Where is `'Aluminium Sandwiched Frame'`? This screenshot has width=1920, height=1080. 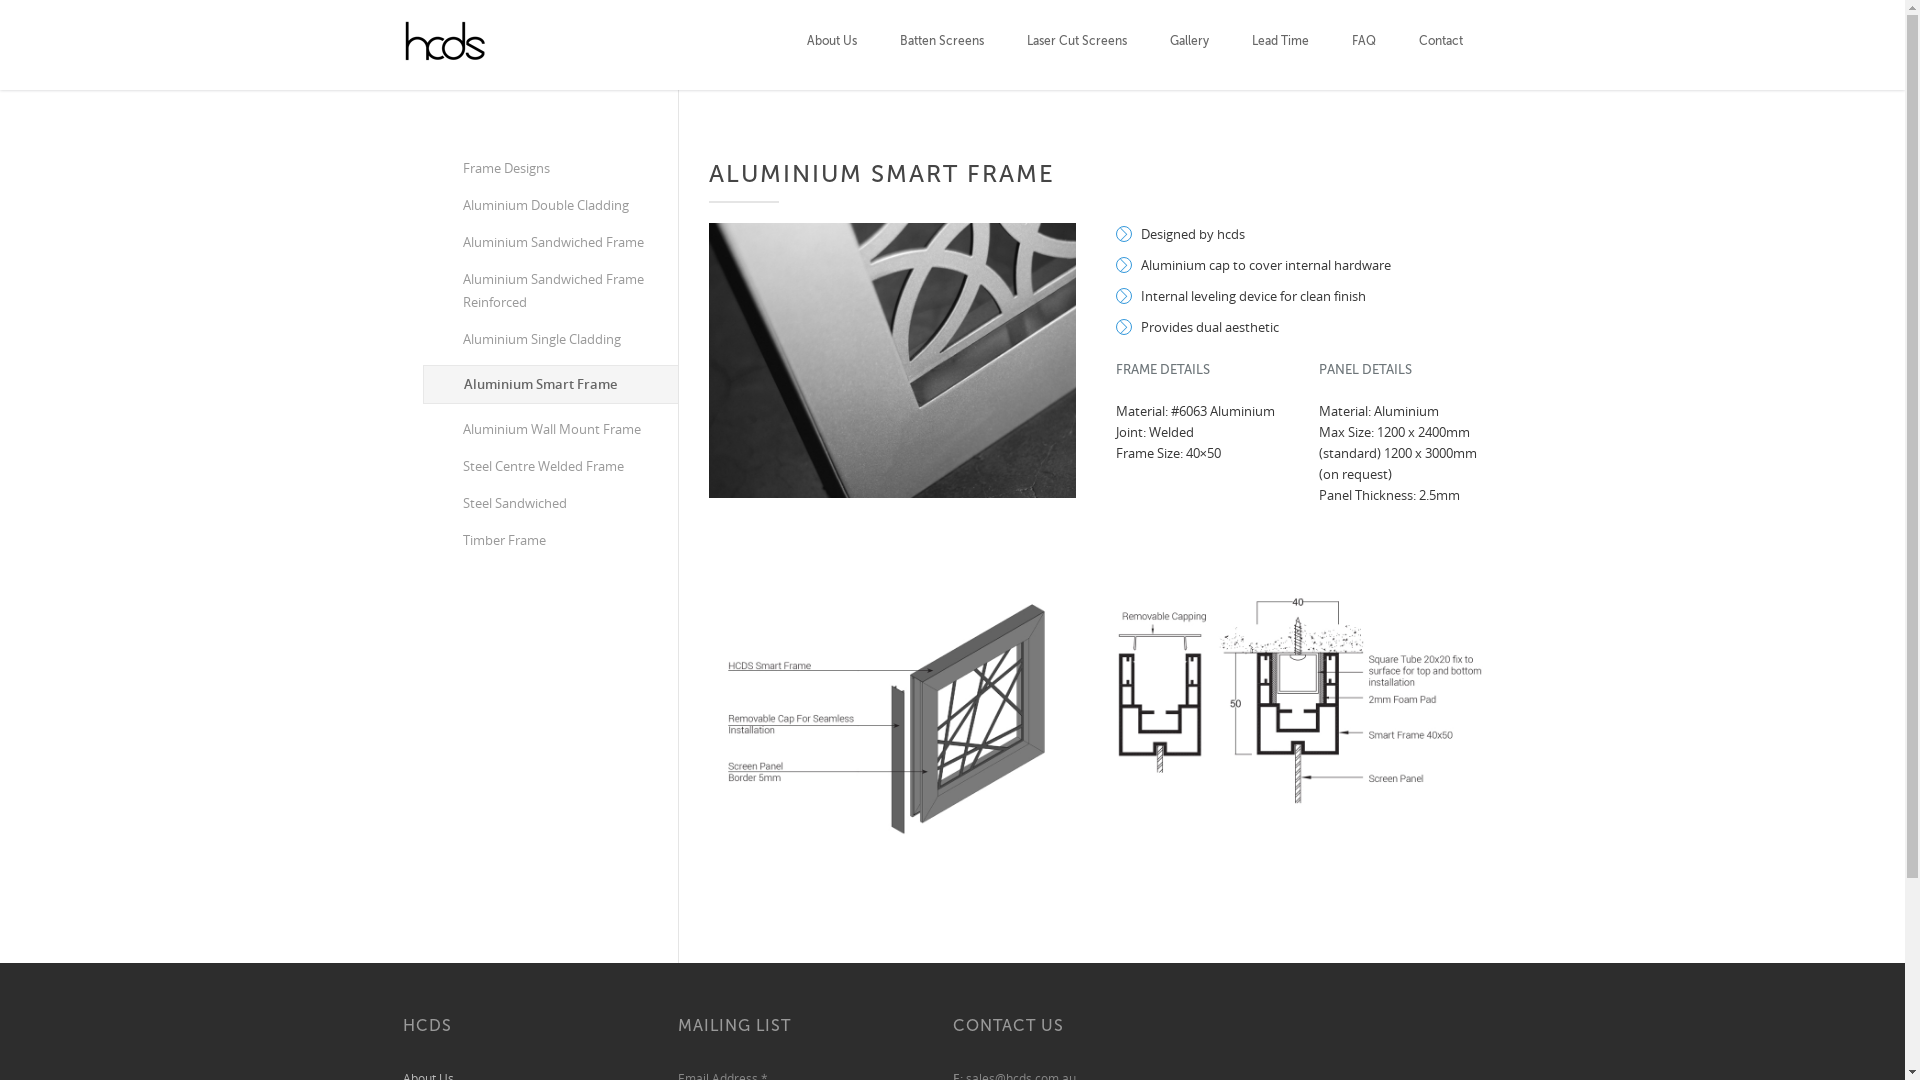
'Aluminium Sandwiched Frame' is located at coordinates (549, 241).